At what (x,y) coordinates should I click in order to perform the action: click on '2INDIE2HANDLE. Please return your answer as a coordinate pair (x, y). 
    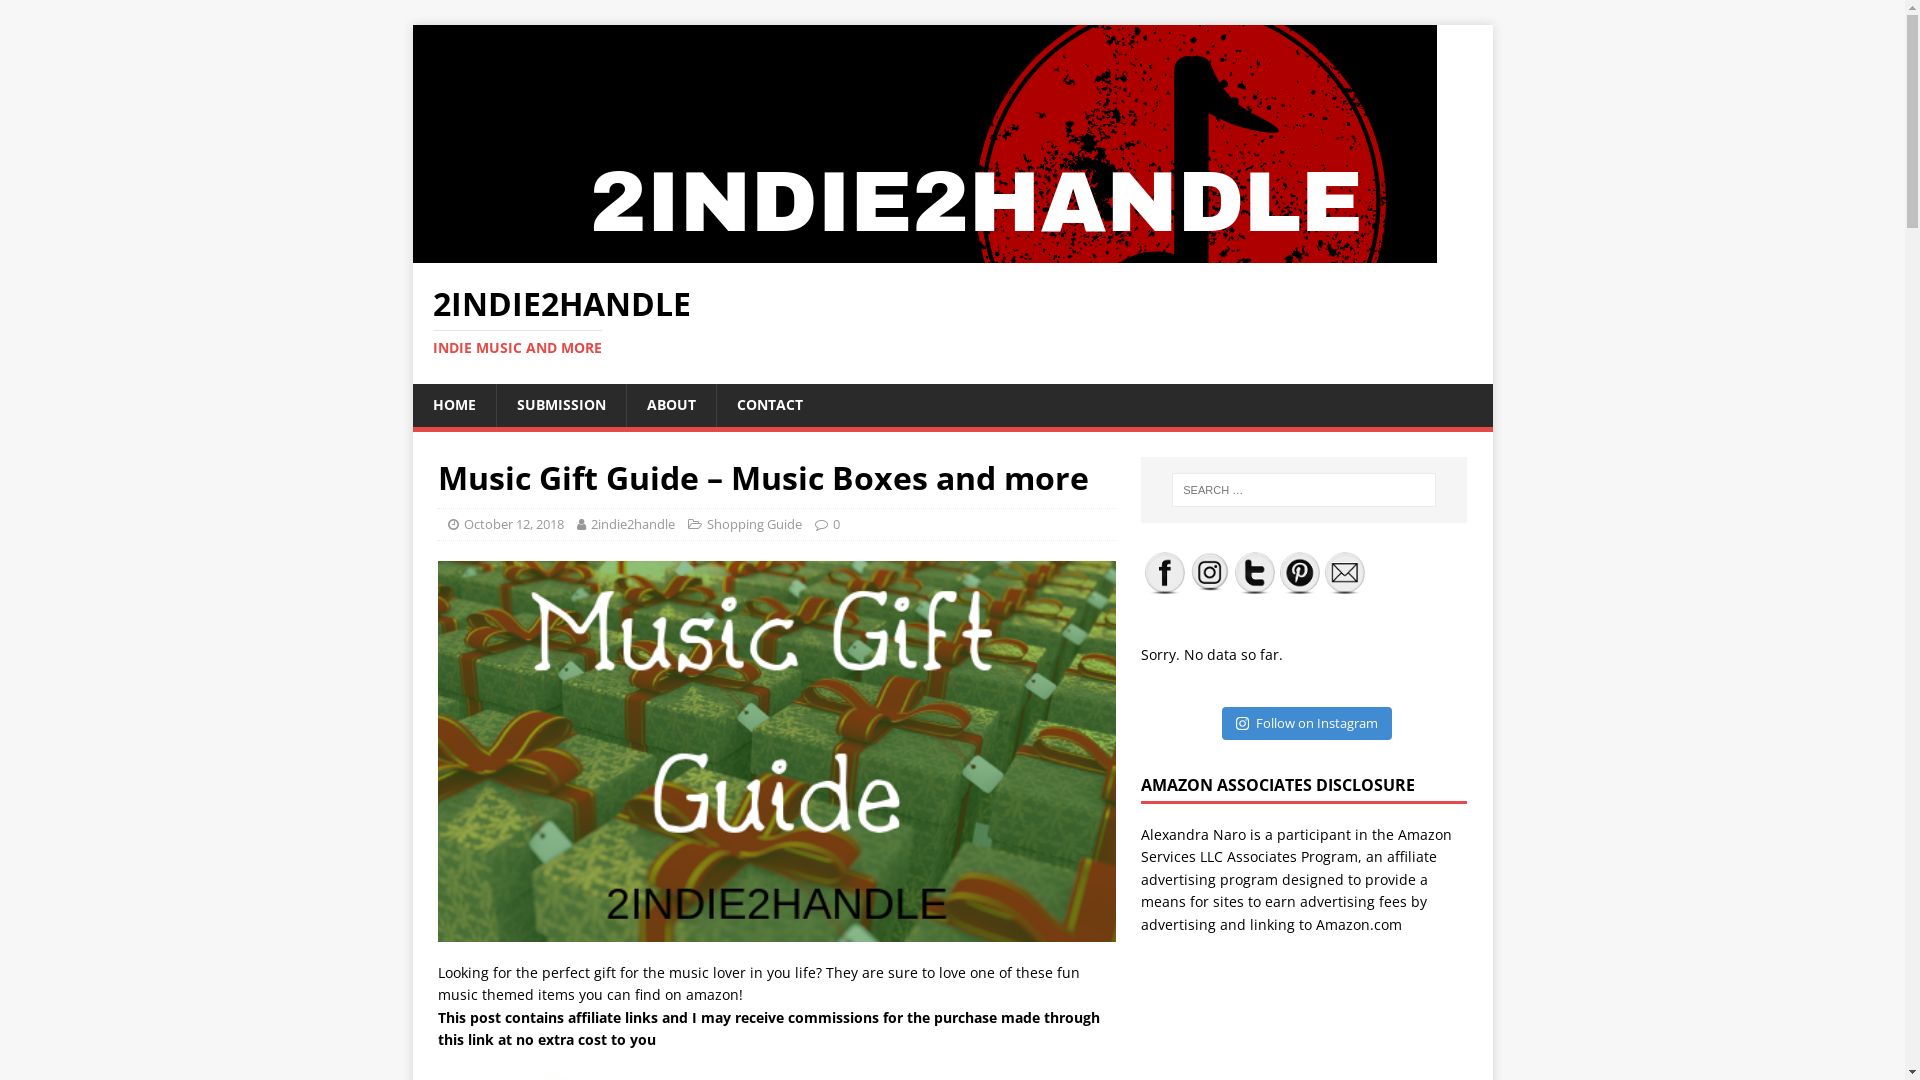
    Looking at the image, I should click on (950, 321).